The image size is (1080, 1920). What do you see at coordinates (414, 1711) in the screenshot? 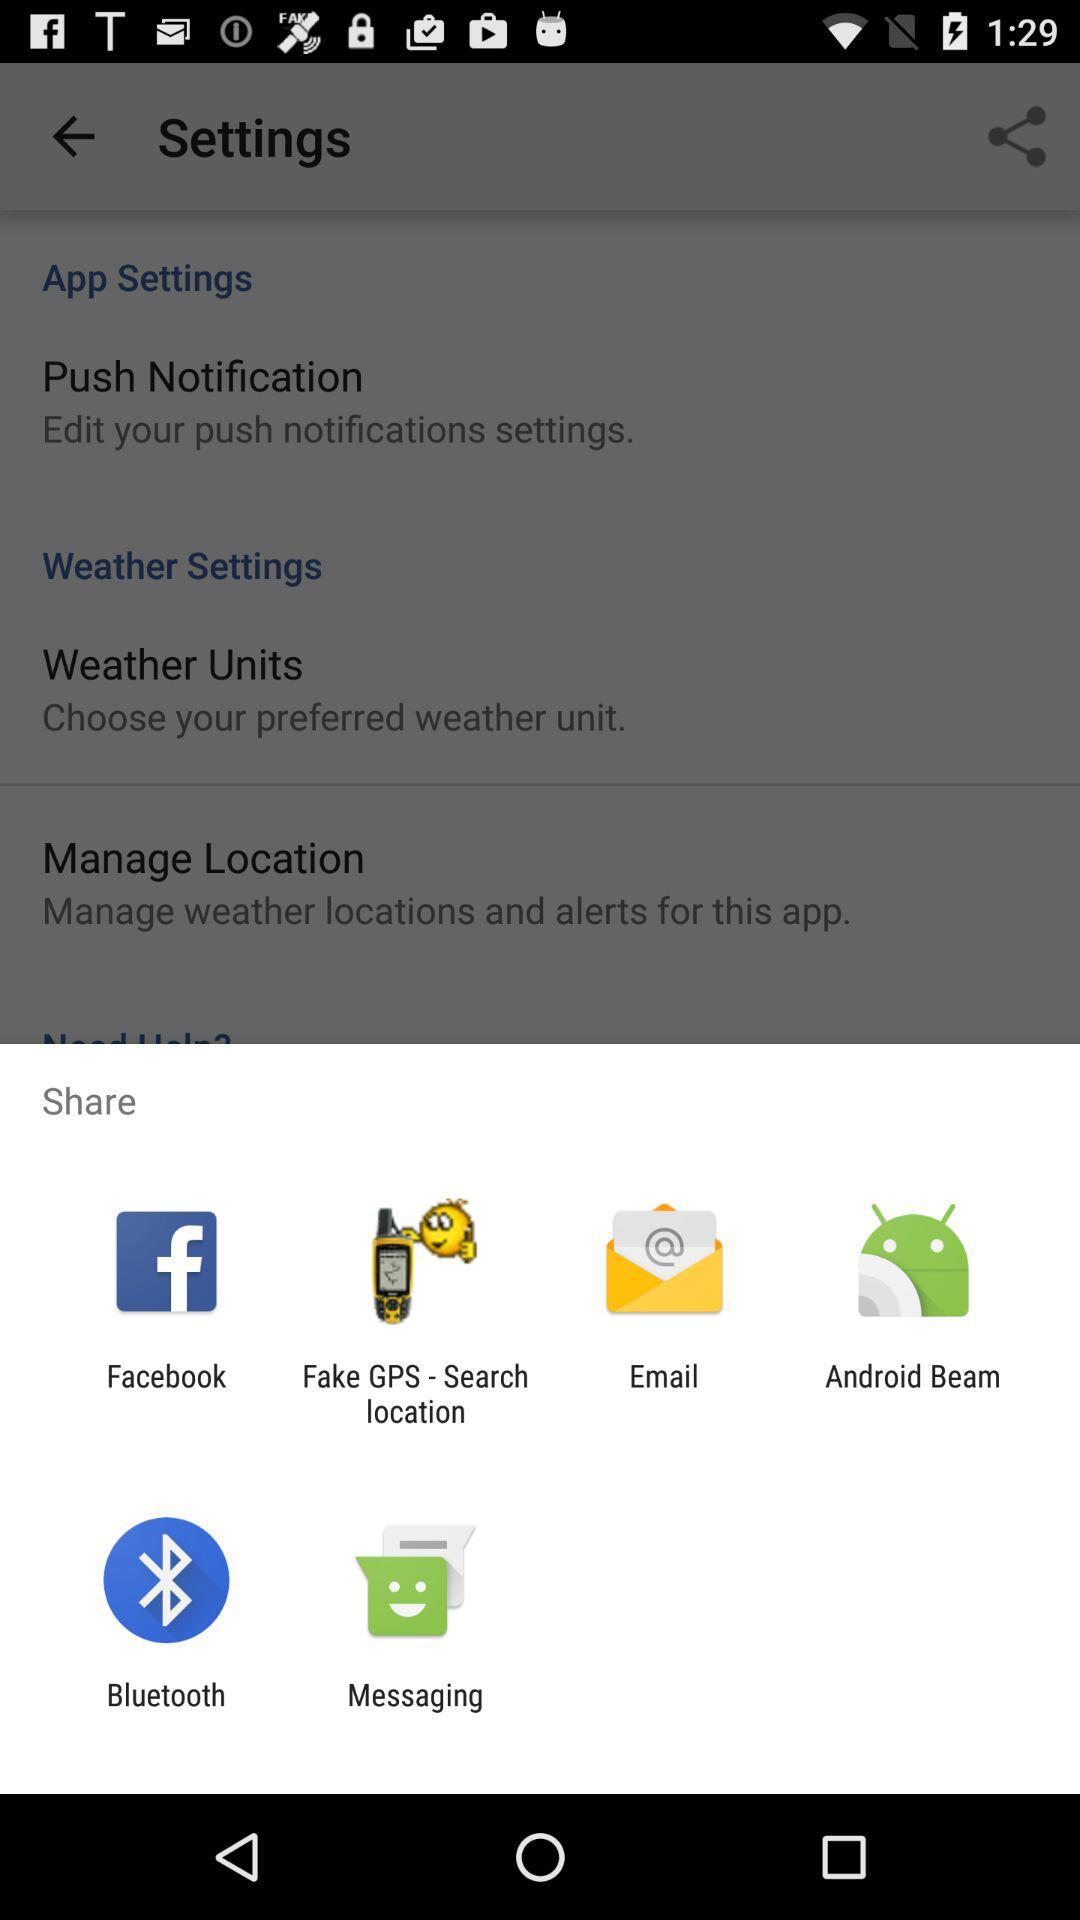
I see `the item next to bluetooth item` at bounding box center [414, 1711].